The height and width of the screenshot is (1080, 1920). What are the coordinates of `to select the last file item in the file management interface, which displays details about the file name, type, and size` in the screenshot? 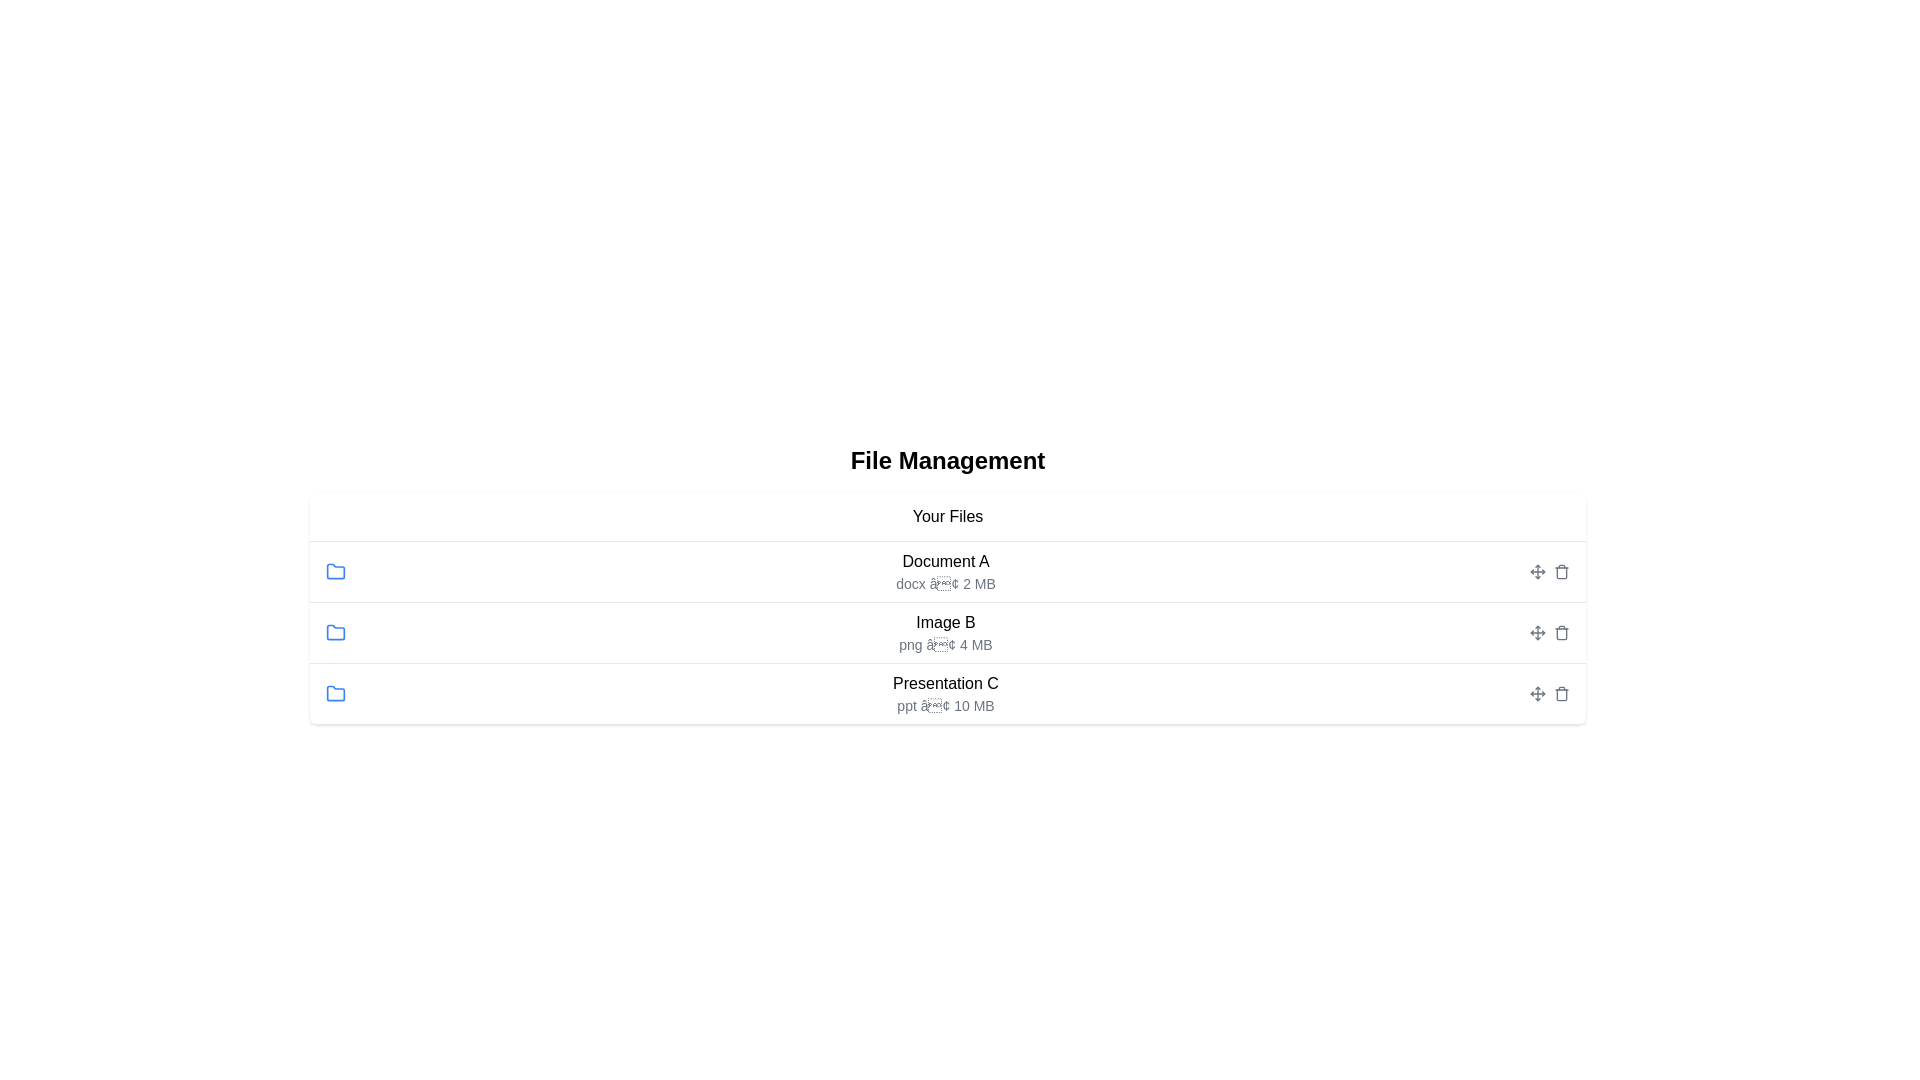 It's located at (947, 693).